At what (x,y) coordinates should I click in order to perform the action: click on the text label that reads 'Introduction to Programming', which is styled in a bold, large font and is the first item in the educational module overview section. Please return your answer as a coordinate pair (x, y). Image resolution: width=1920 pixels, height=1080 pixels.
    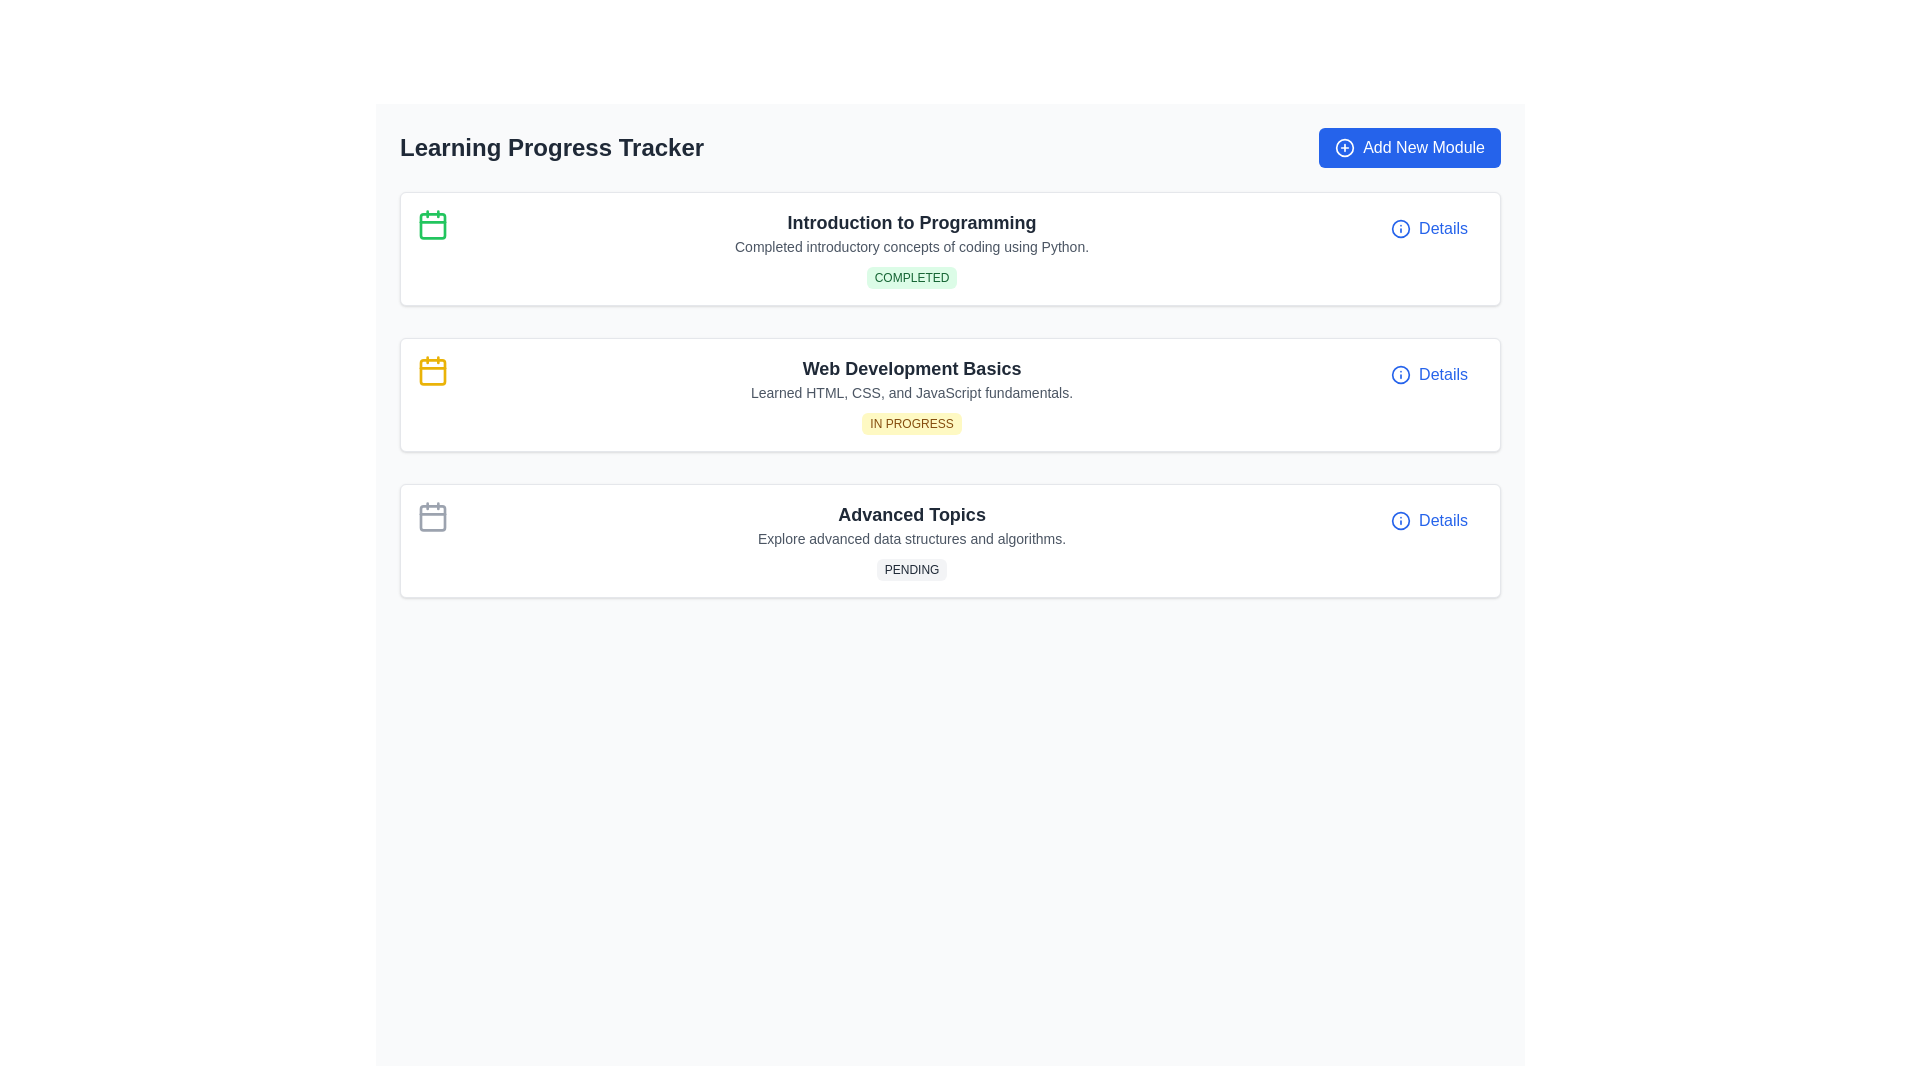
    Looking at the image, I should click on (911, 223).